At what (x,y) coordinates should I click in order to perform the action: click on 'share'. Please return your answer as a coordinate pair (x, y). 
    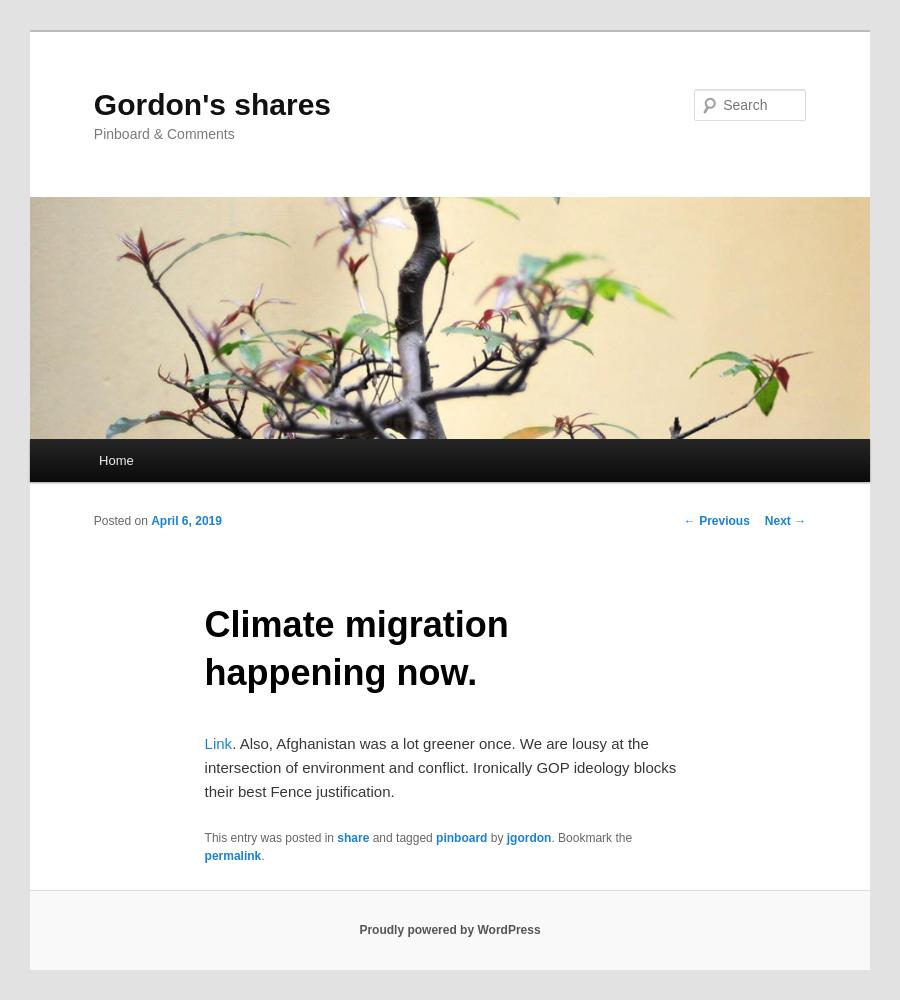
    Looking at the image, I should click on (335, 837).